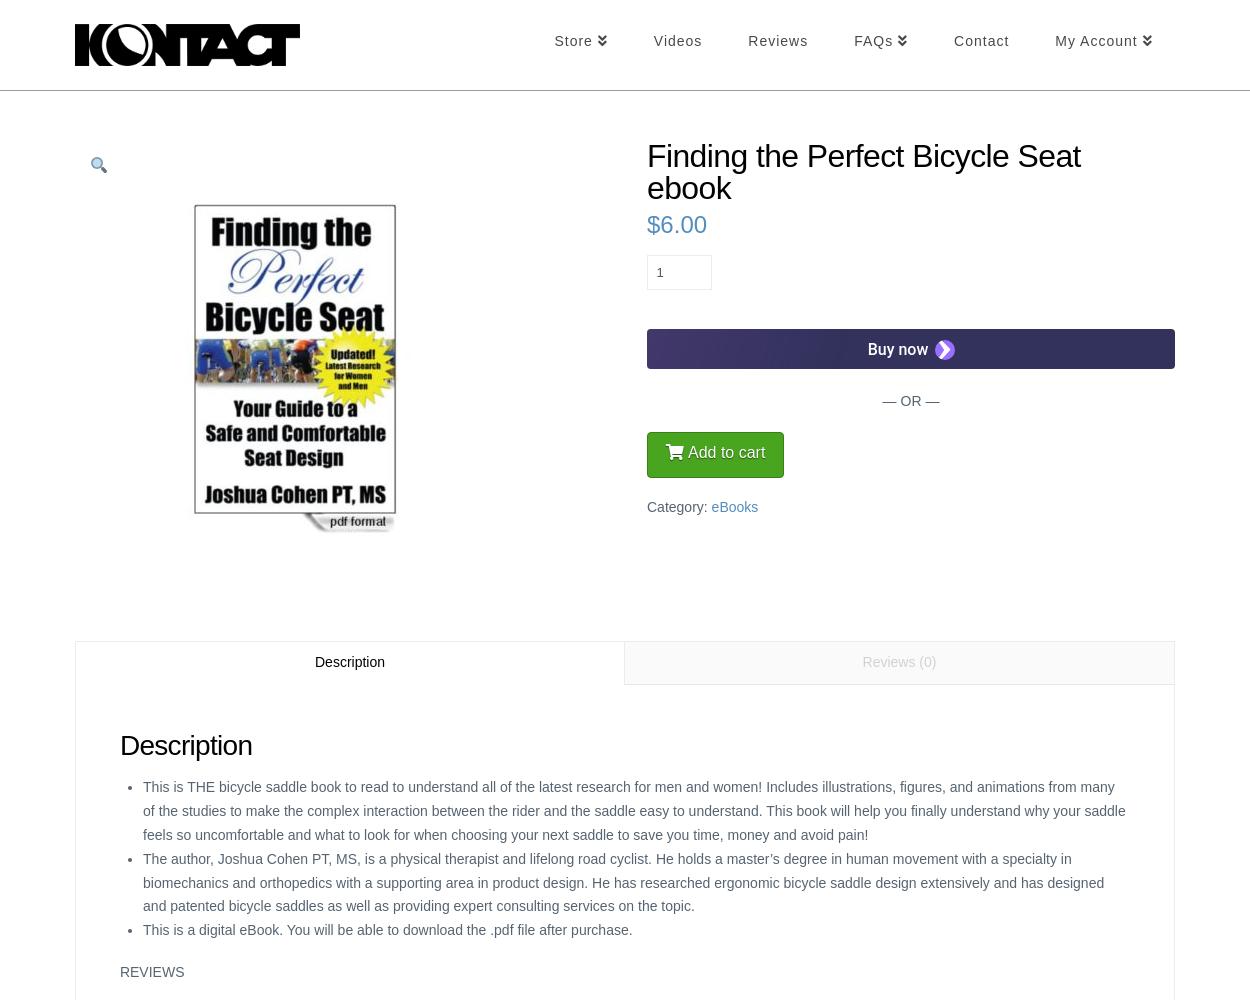 The width and height of the screenshot is (1250, 1000). I want to click on 'Category:', so click(679, 507).